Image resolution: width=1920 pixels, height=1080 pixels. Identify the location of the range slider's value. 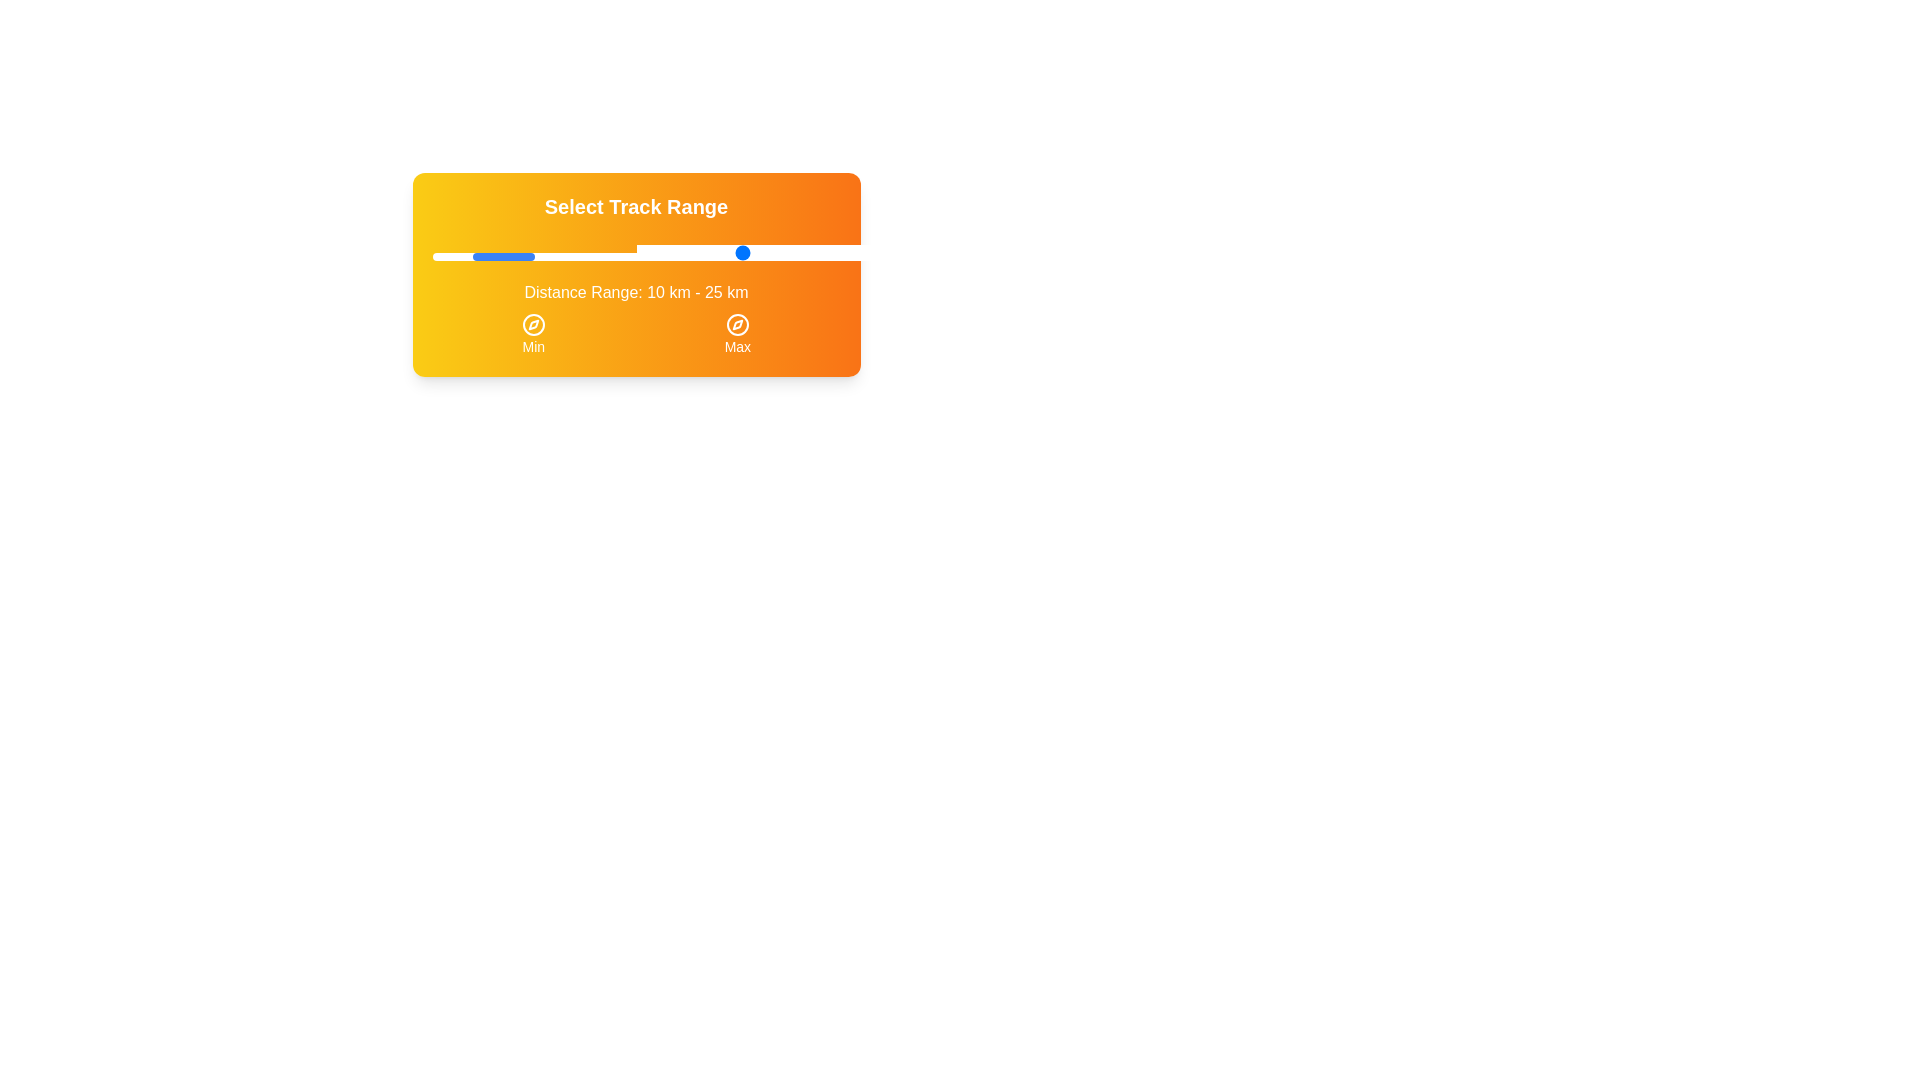
(509, 256).